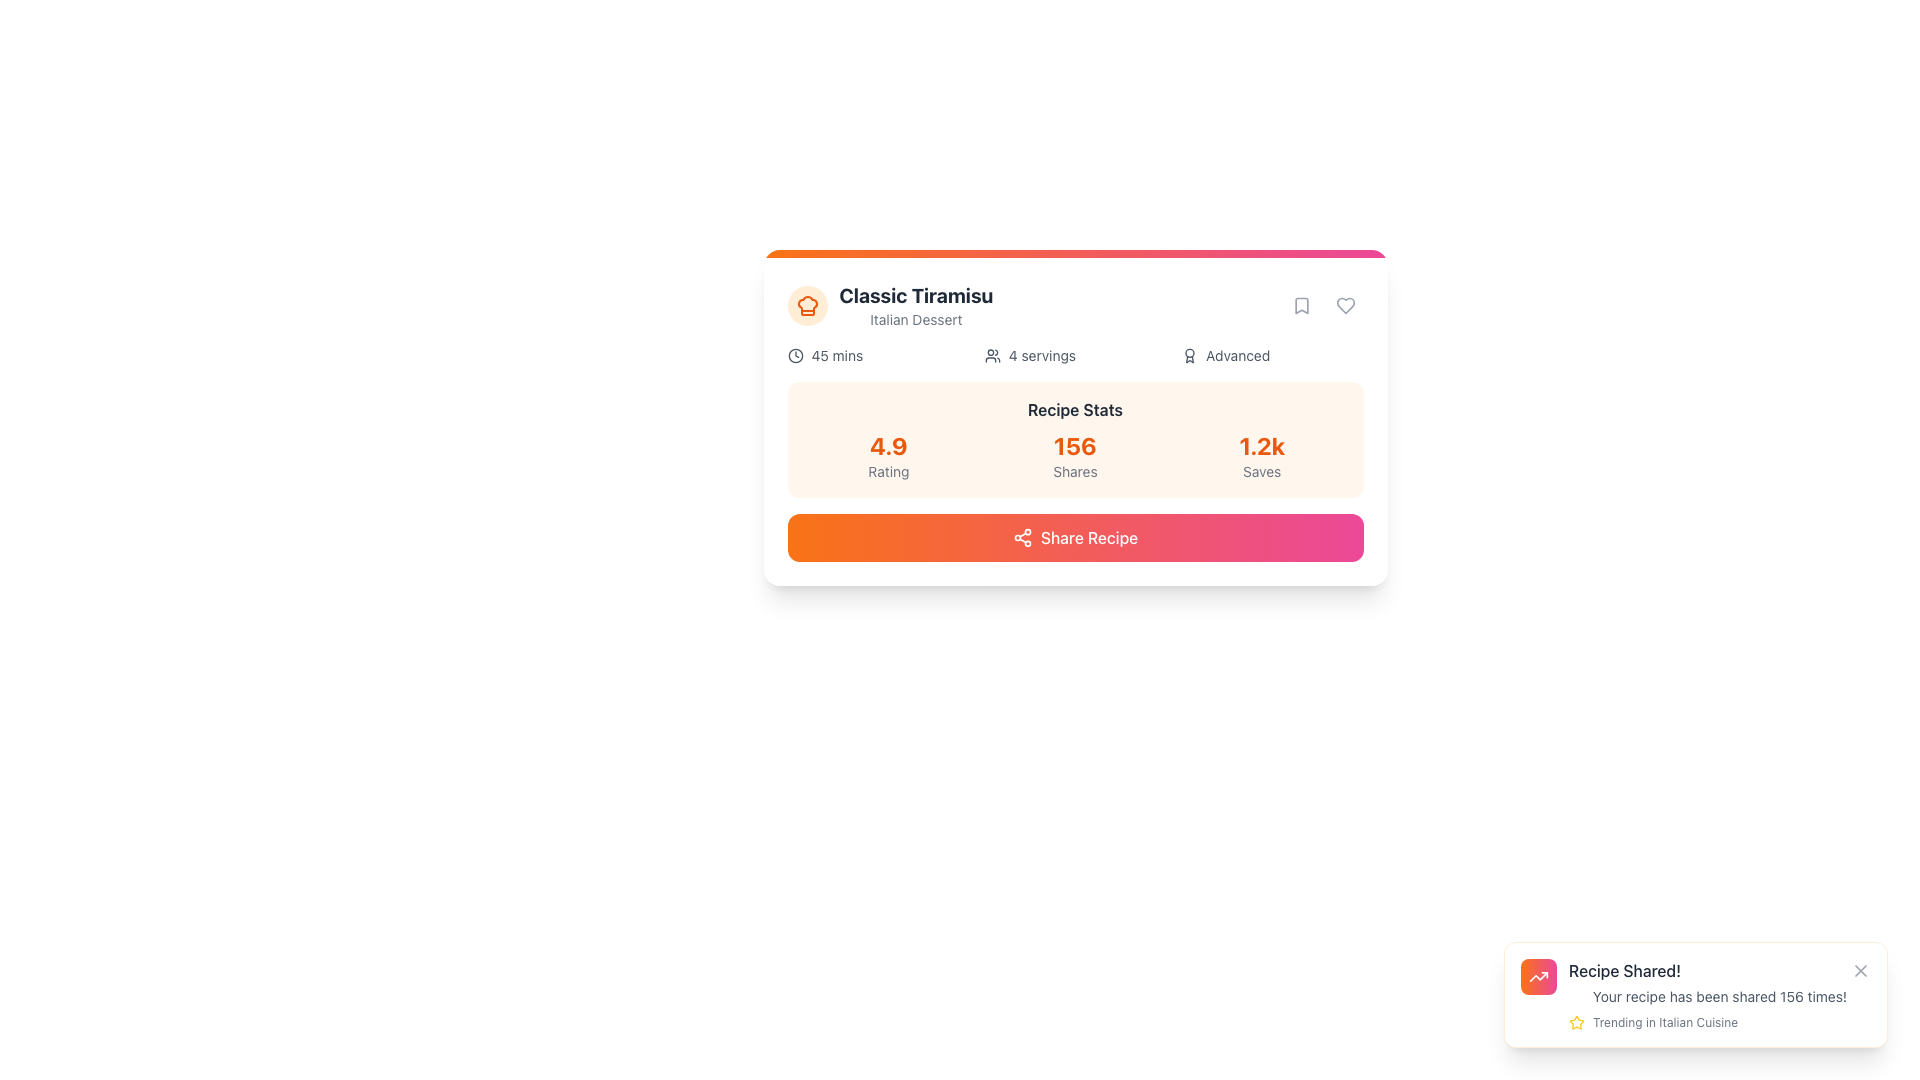 The image size is (1920, 1080). What do you see at coordinates (807, 305) in the screenshot?
I see `the icon located in the top left corner of the card displaying the 'Classic Tiramisu' recipe, which represents the type or category of the recipe` at bounding box center [807, 305].